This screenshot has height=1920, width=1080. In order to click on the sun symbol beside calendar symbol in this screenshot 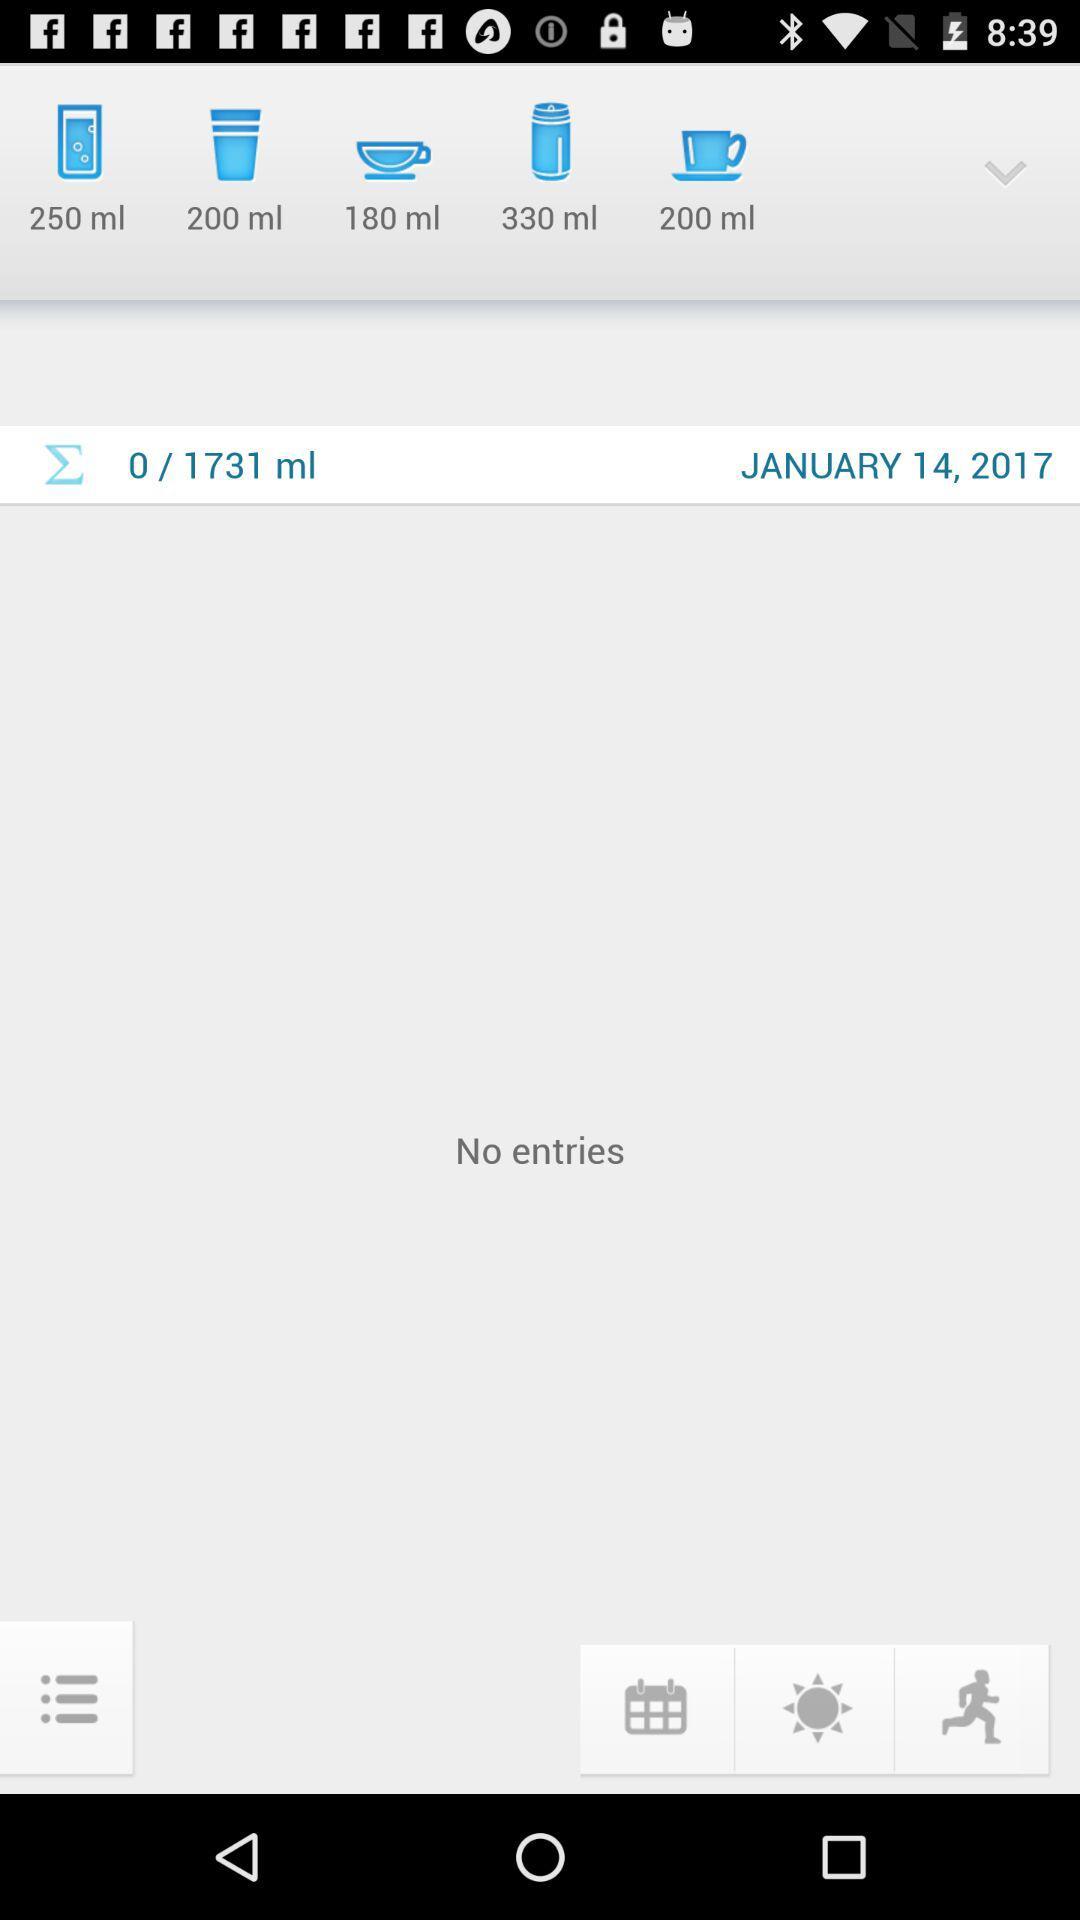, I will do `click(814, 1706)`.